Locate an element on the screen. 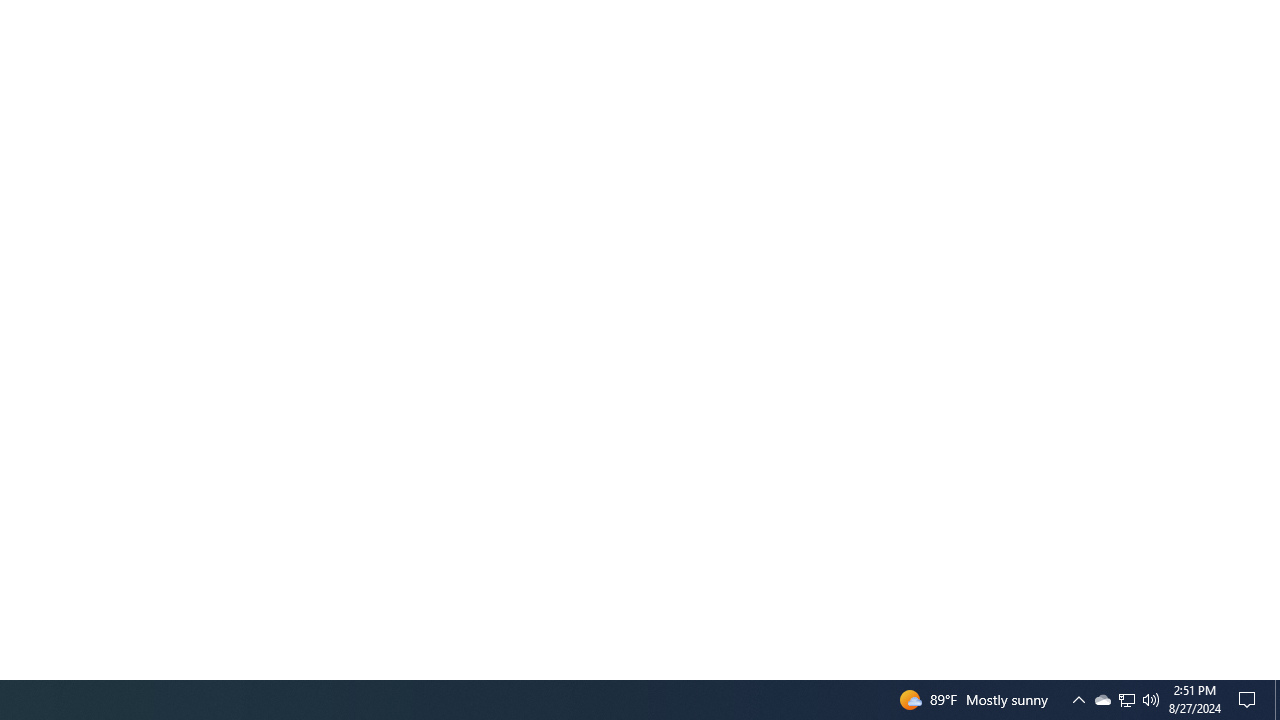 Image resolution: width=1280 pixels, height=720 pixels. 'Notification Chevron' is located at coordinates (1127, 698).